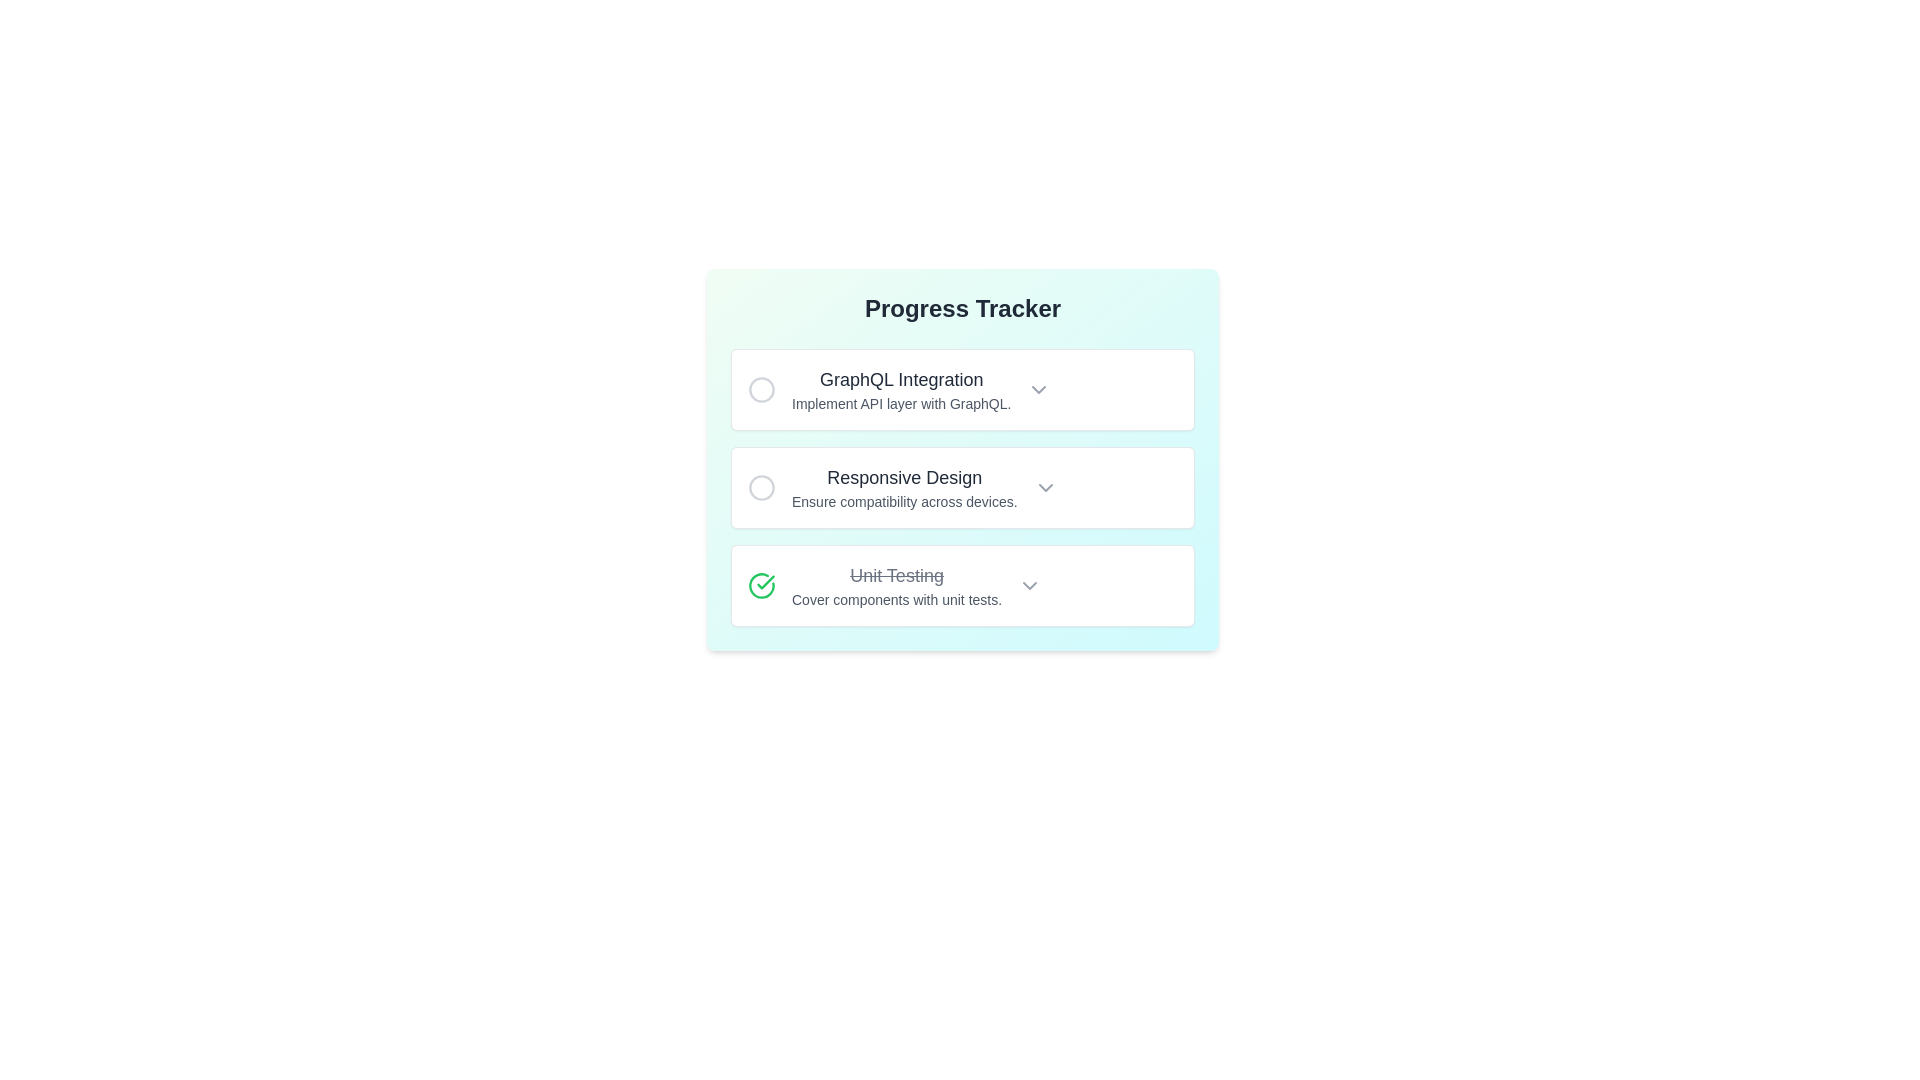 The image size is (1920, 1080). I want to click on the text label displaying 'GraphQL Integration', which is the topmost item in a vertical list of progress steps, so click(900, 380).